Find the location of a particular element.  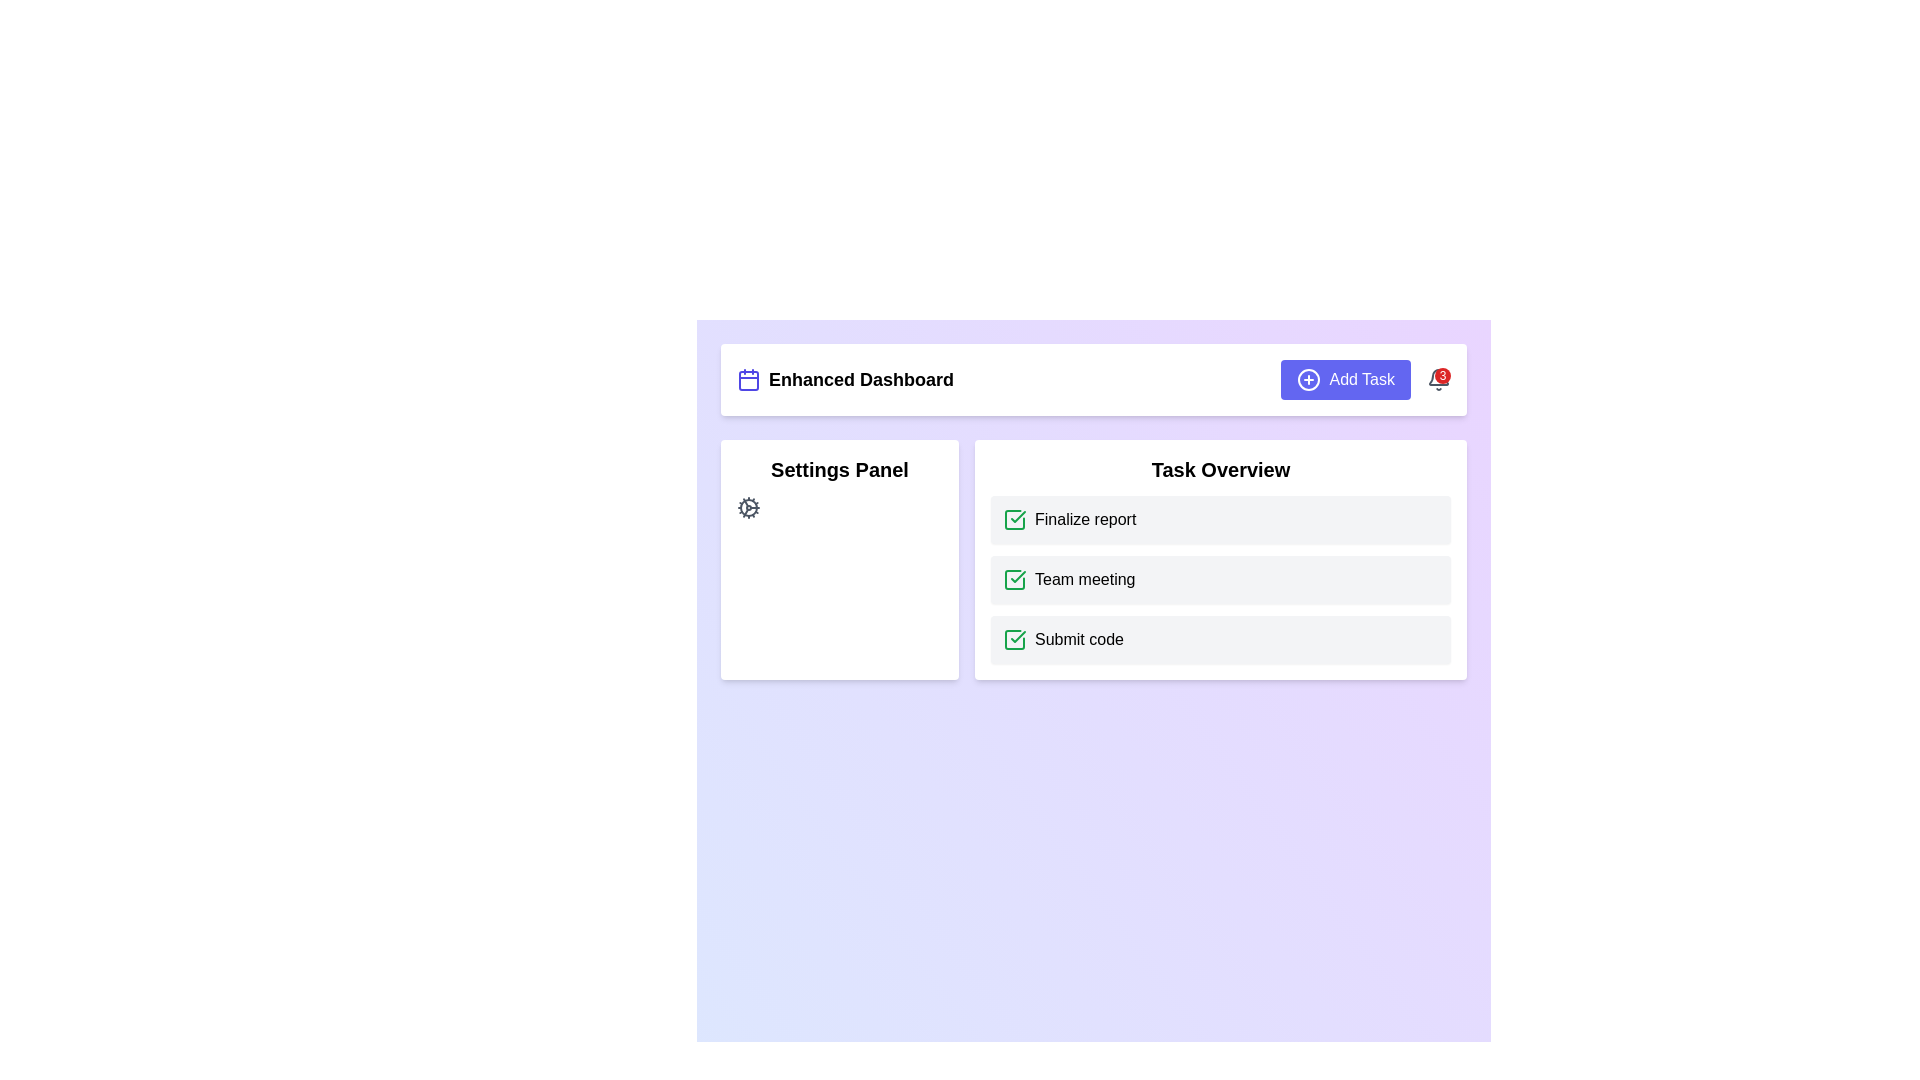

the 'Add Task' button by clicking on the circular icon with a plus sign inside, which is positioned on a purple background to the left of the text 'Add Task' is located at coordinates (1309, 380).